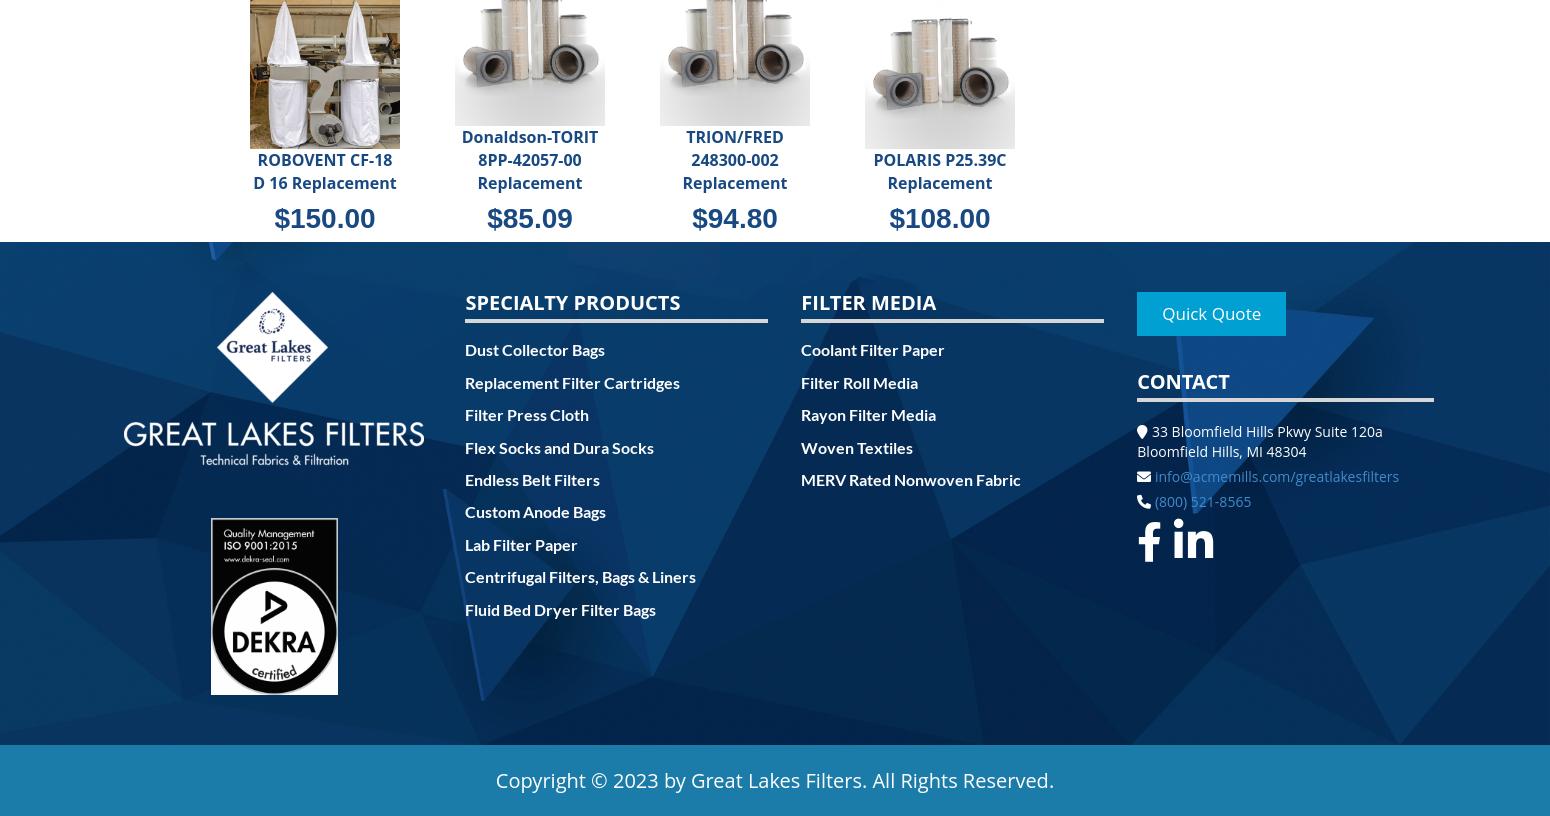  I want to click on 'Flex Socks and Dura Socks', so click(559, 445).